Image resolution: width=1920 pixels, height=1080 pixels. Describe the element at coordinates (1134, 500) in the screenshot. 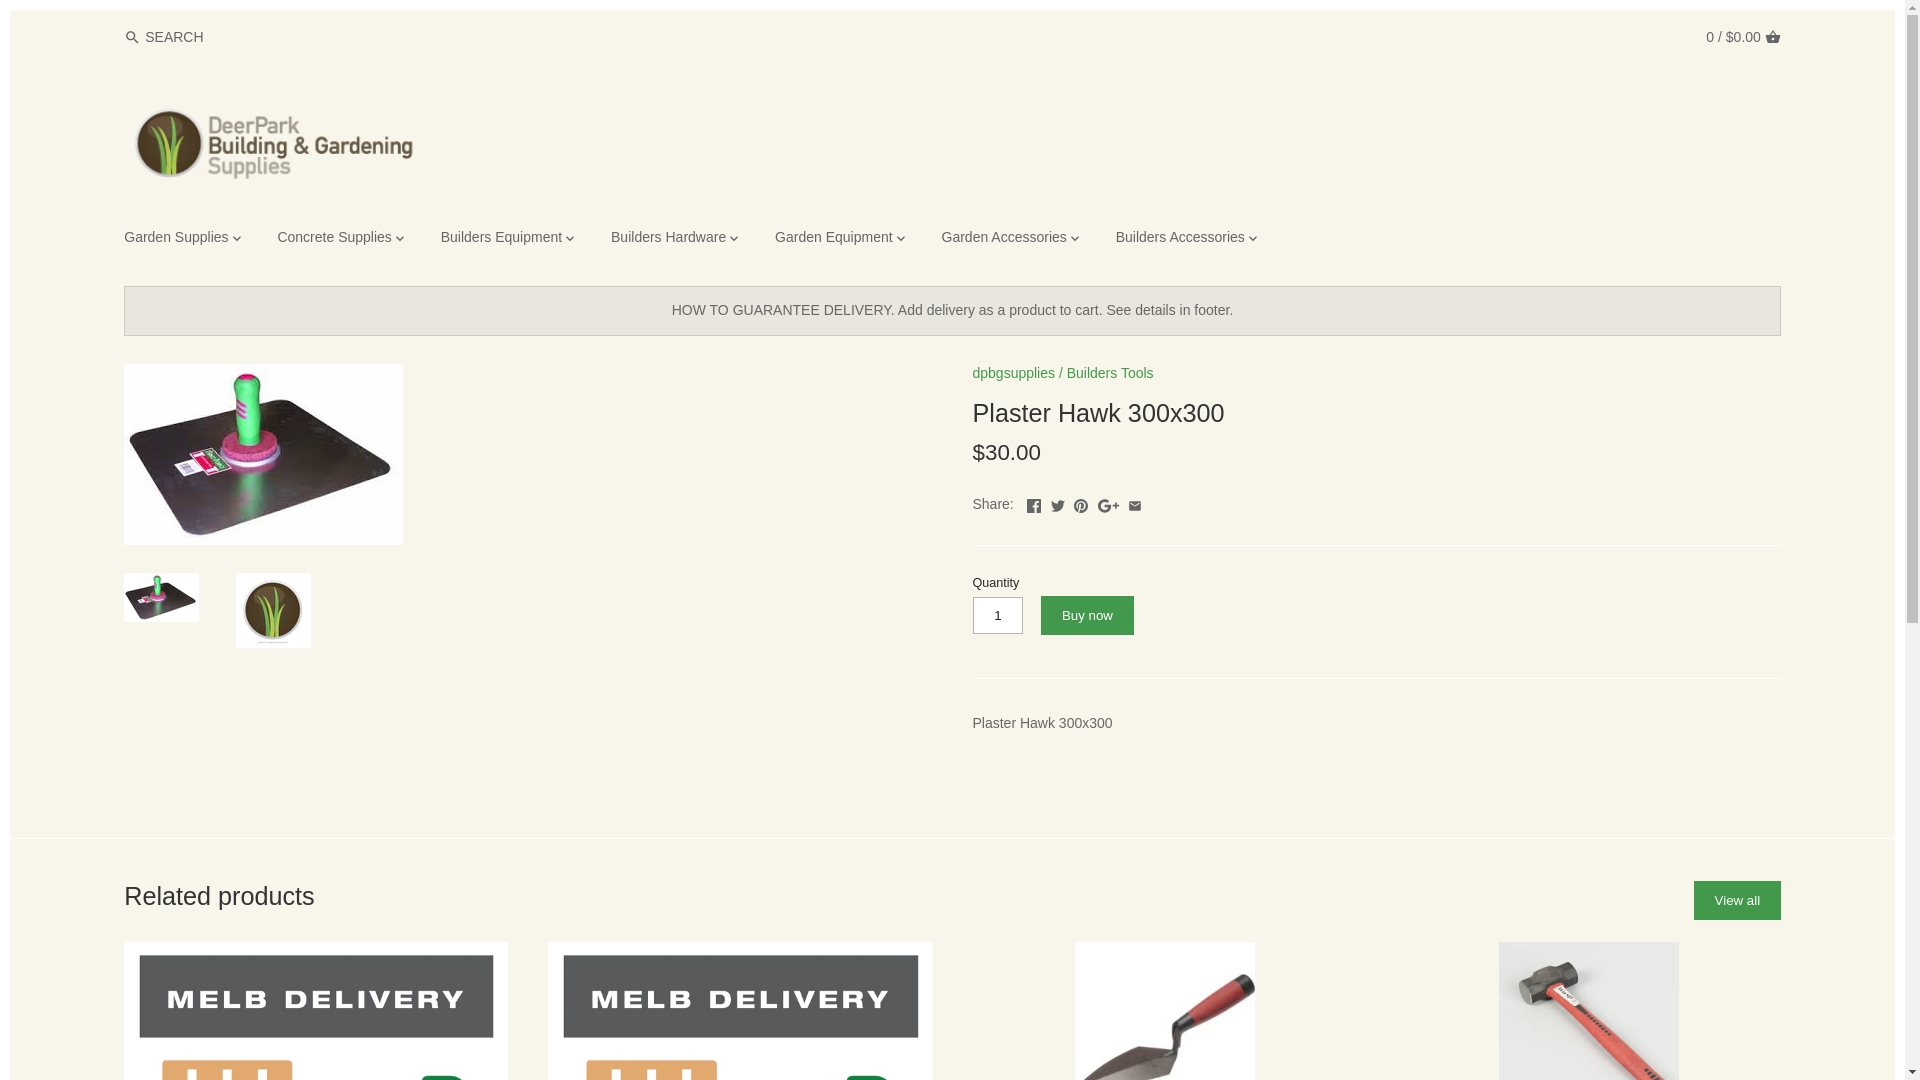

I see `'Email'` at that location.